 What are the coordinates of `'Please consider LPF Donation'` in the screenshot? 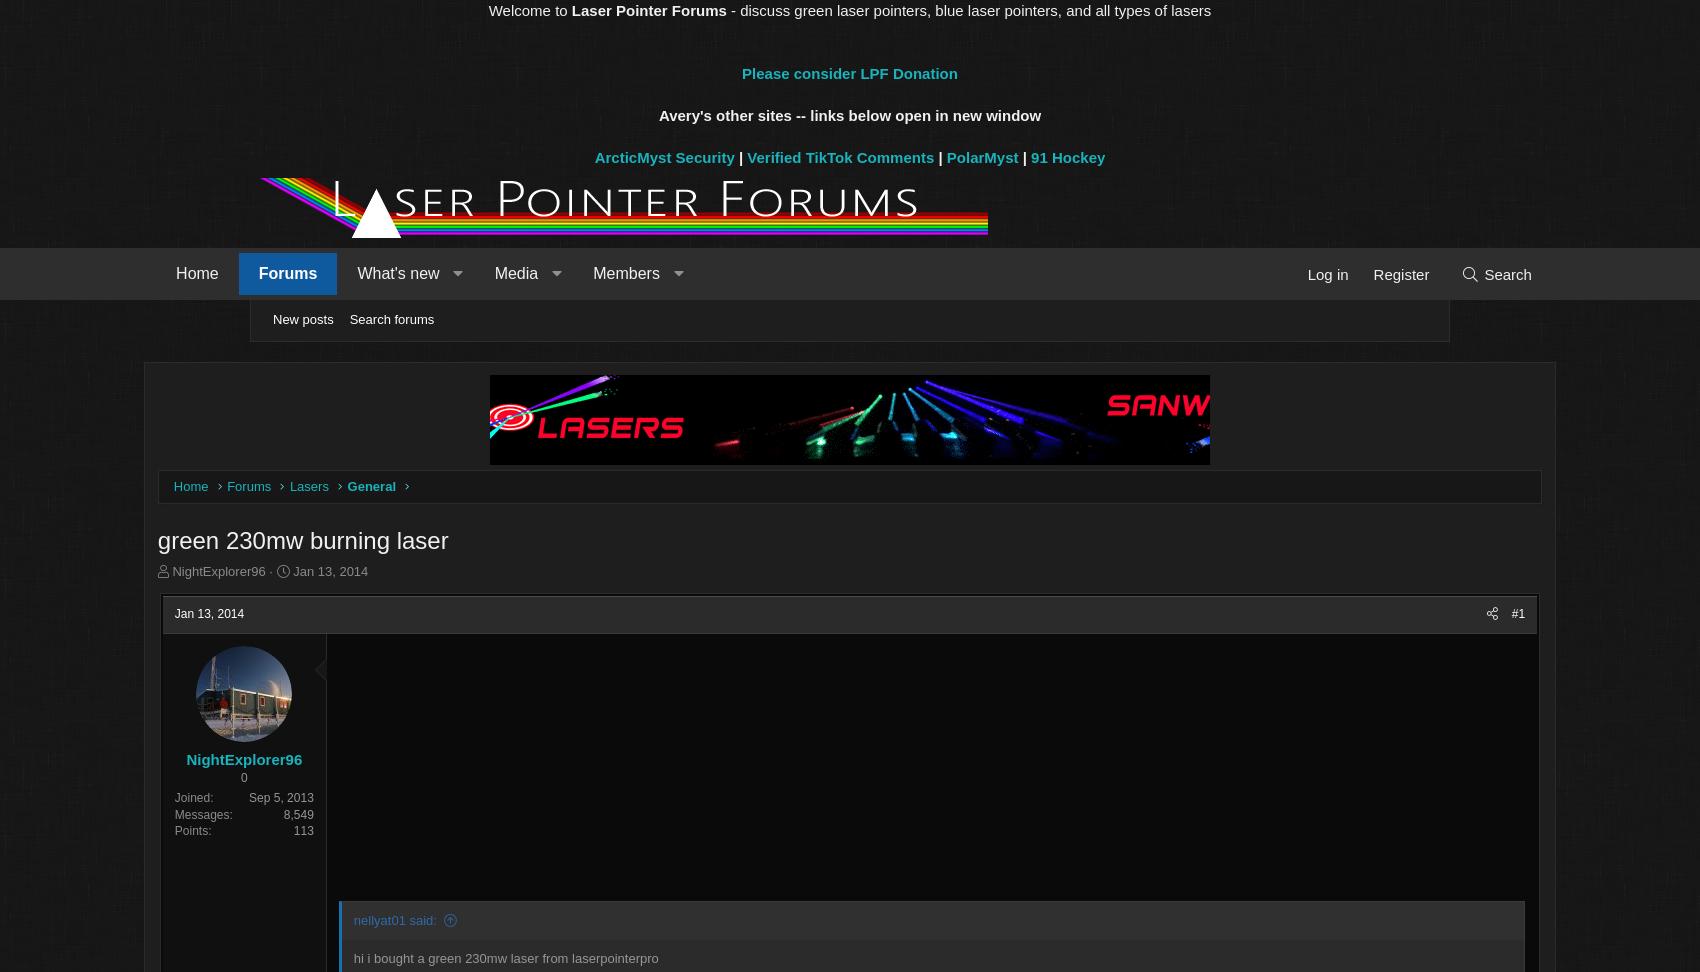 It's located at (848, 72).